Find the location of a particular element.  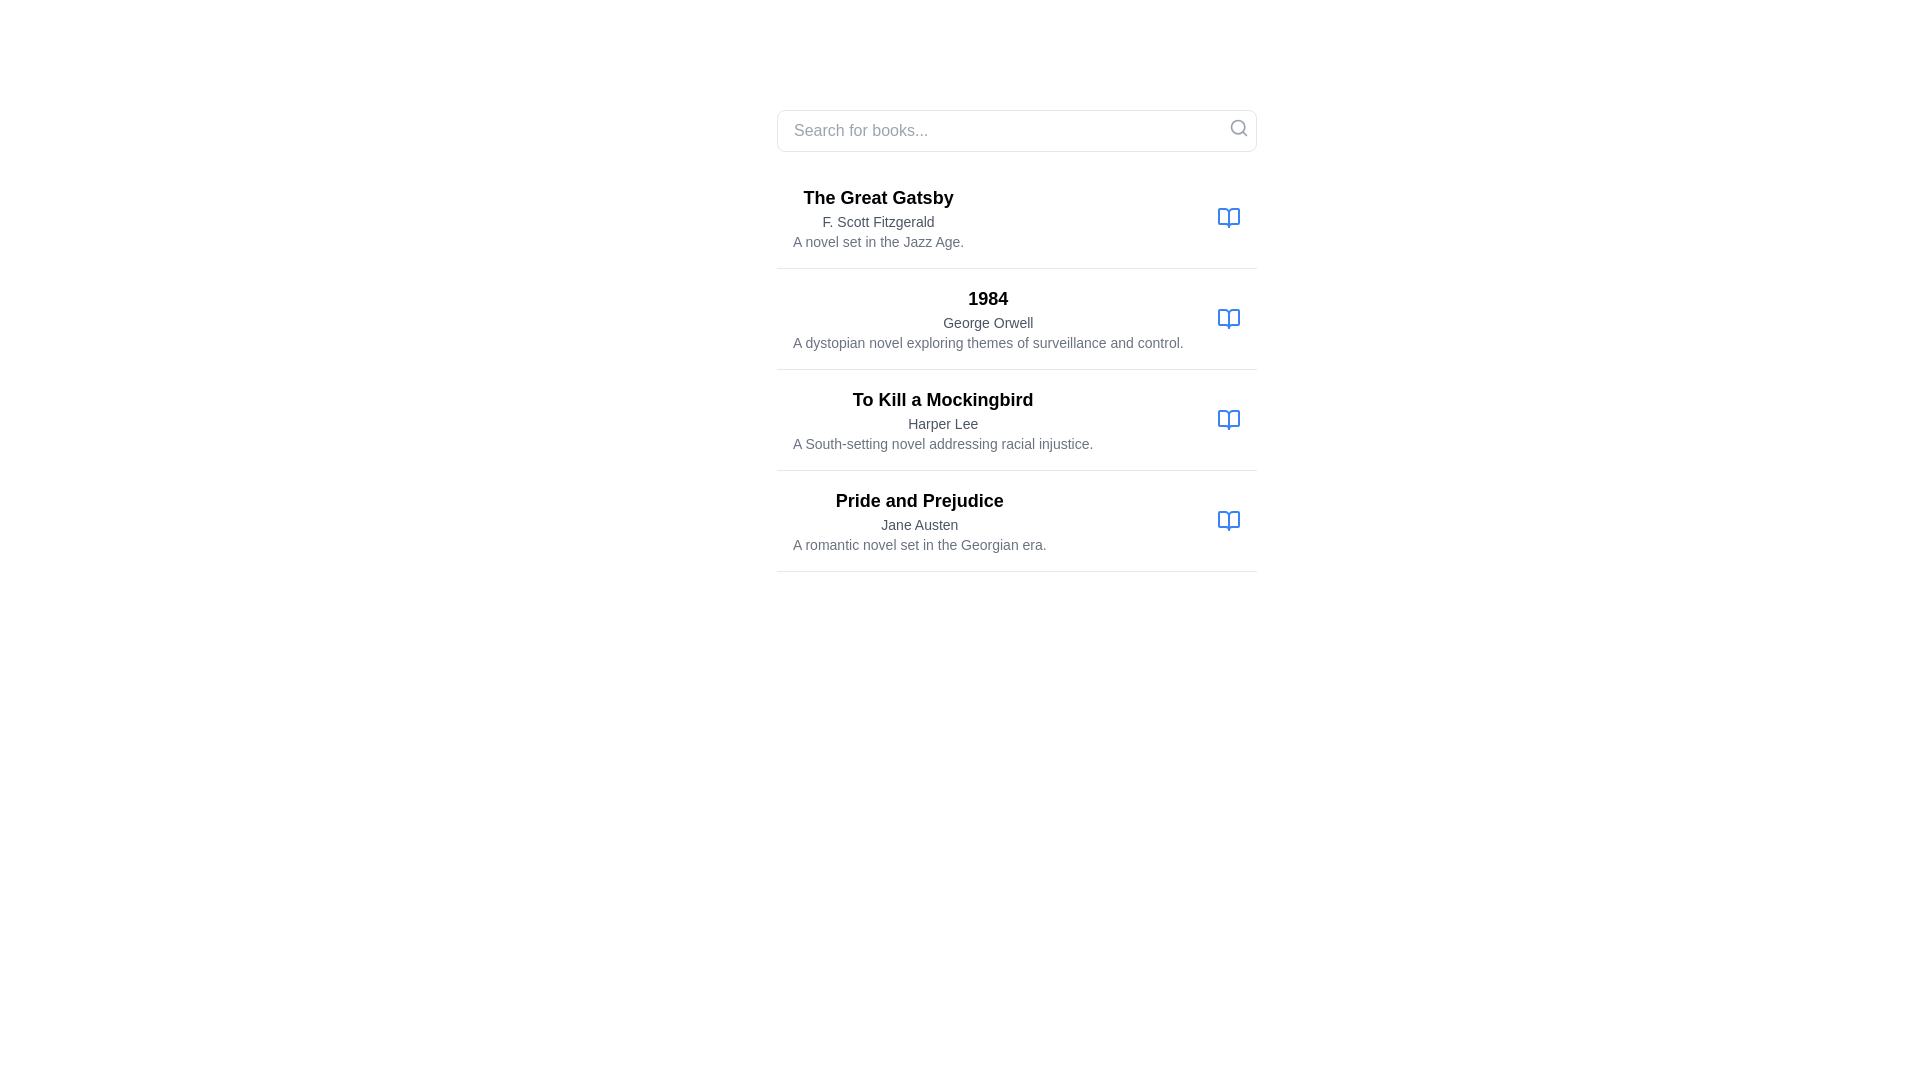

the static text element reading 'Jane Austen', which is styled in a smaller light gray font and is positioned below the title 'Pride and Prejudice' is located at coordinates (918, 523).